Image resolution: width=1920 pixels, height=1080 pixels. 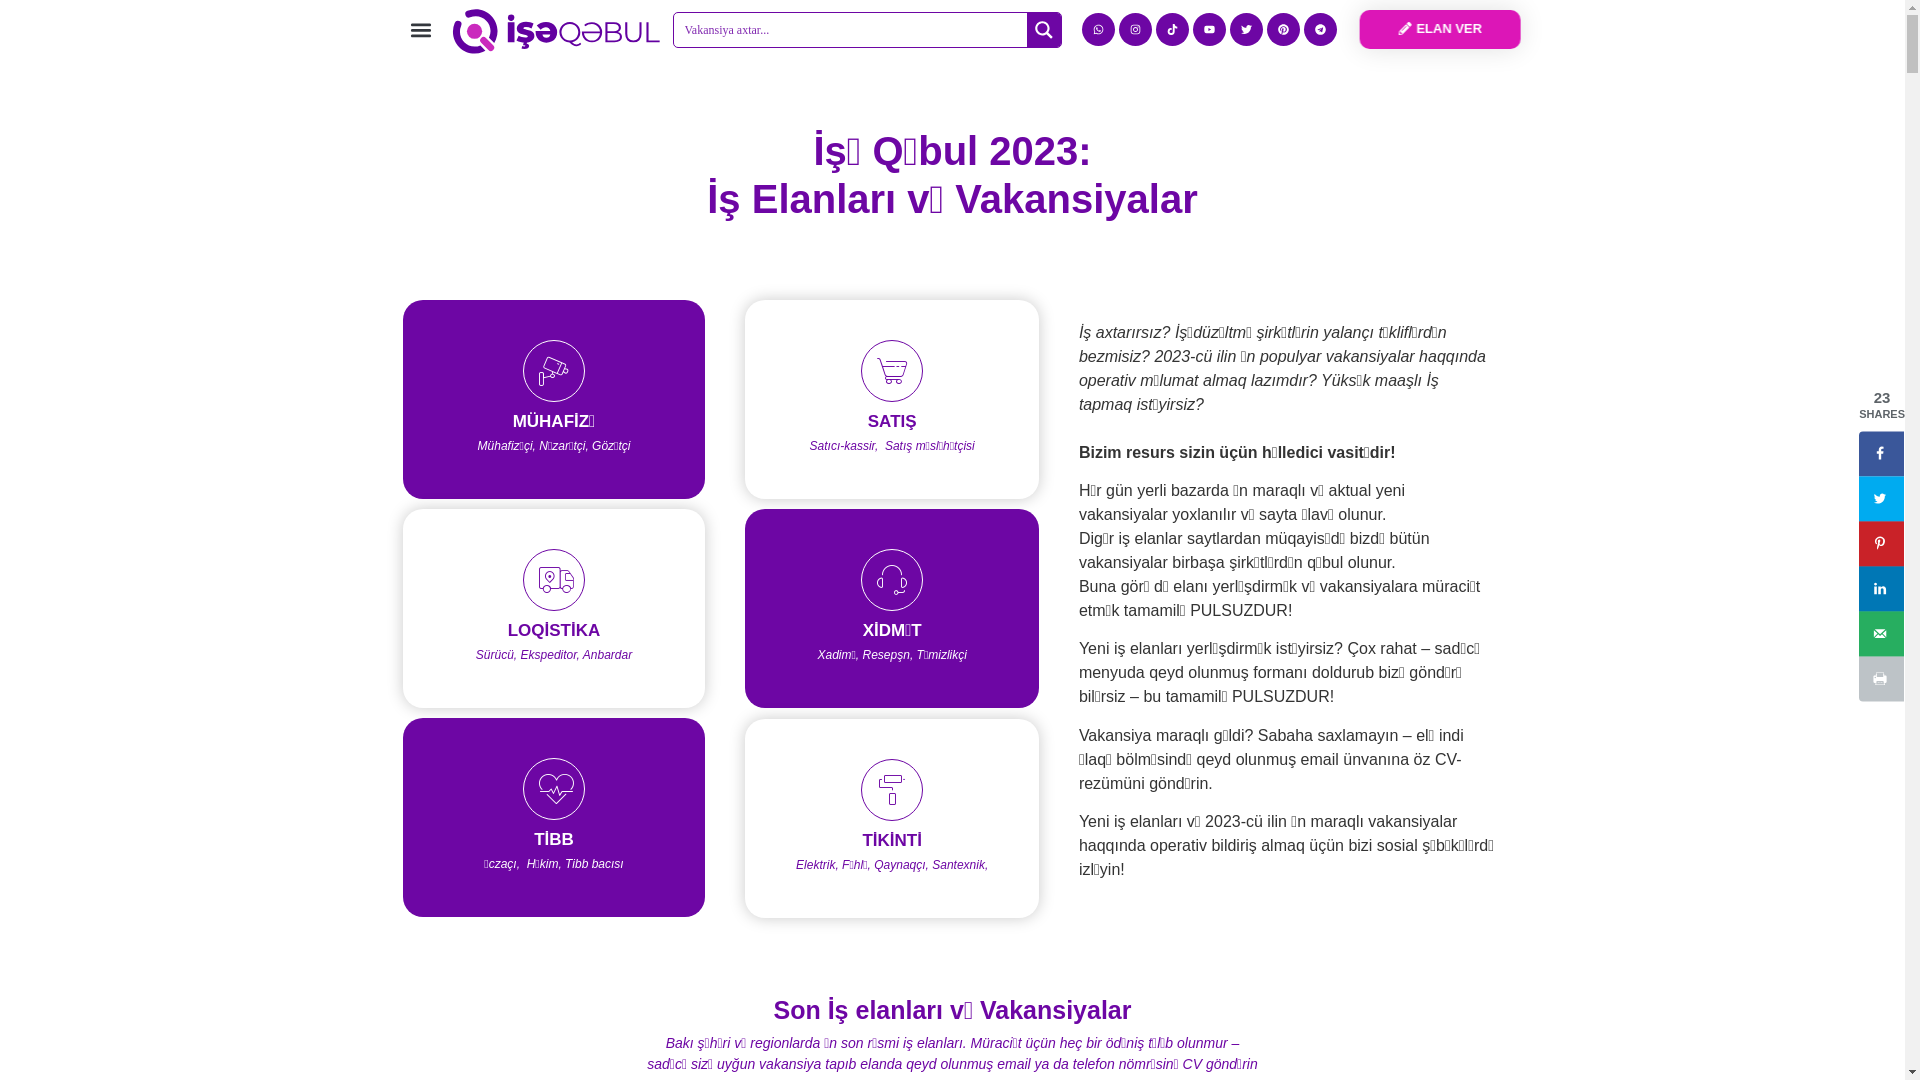 I want to click on 'Share on Facebook', so click(x=1880, y=453).